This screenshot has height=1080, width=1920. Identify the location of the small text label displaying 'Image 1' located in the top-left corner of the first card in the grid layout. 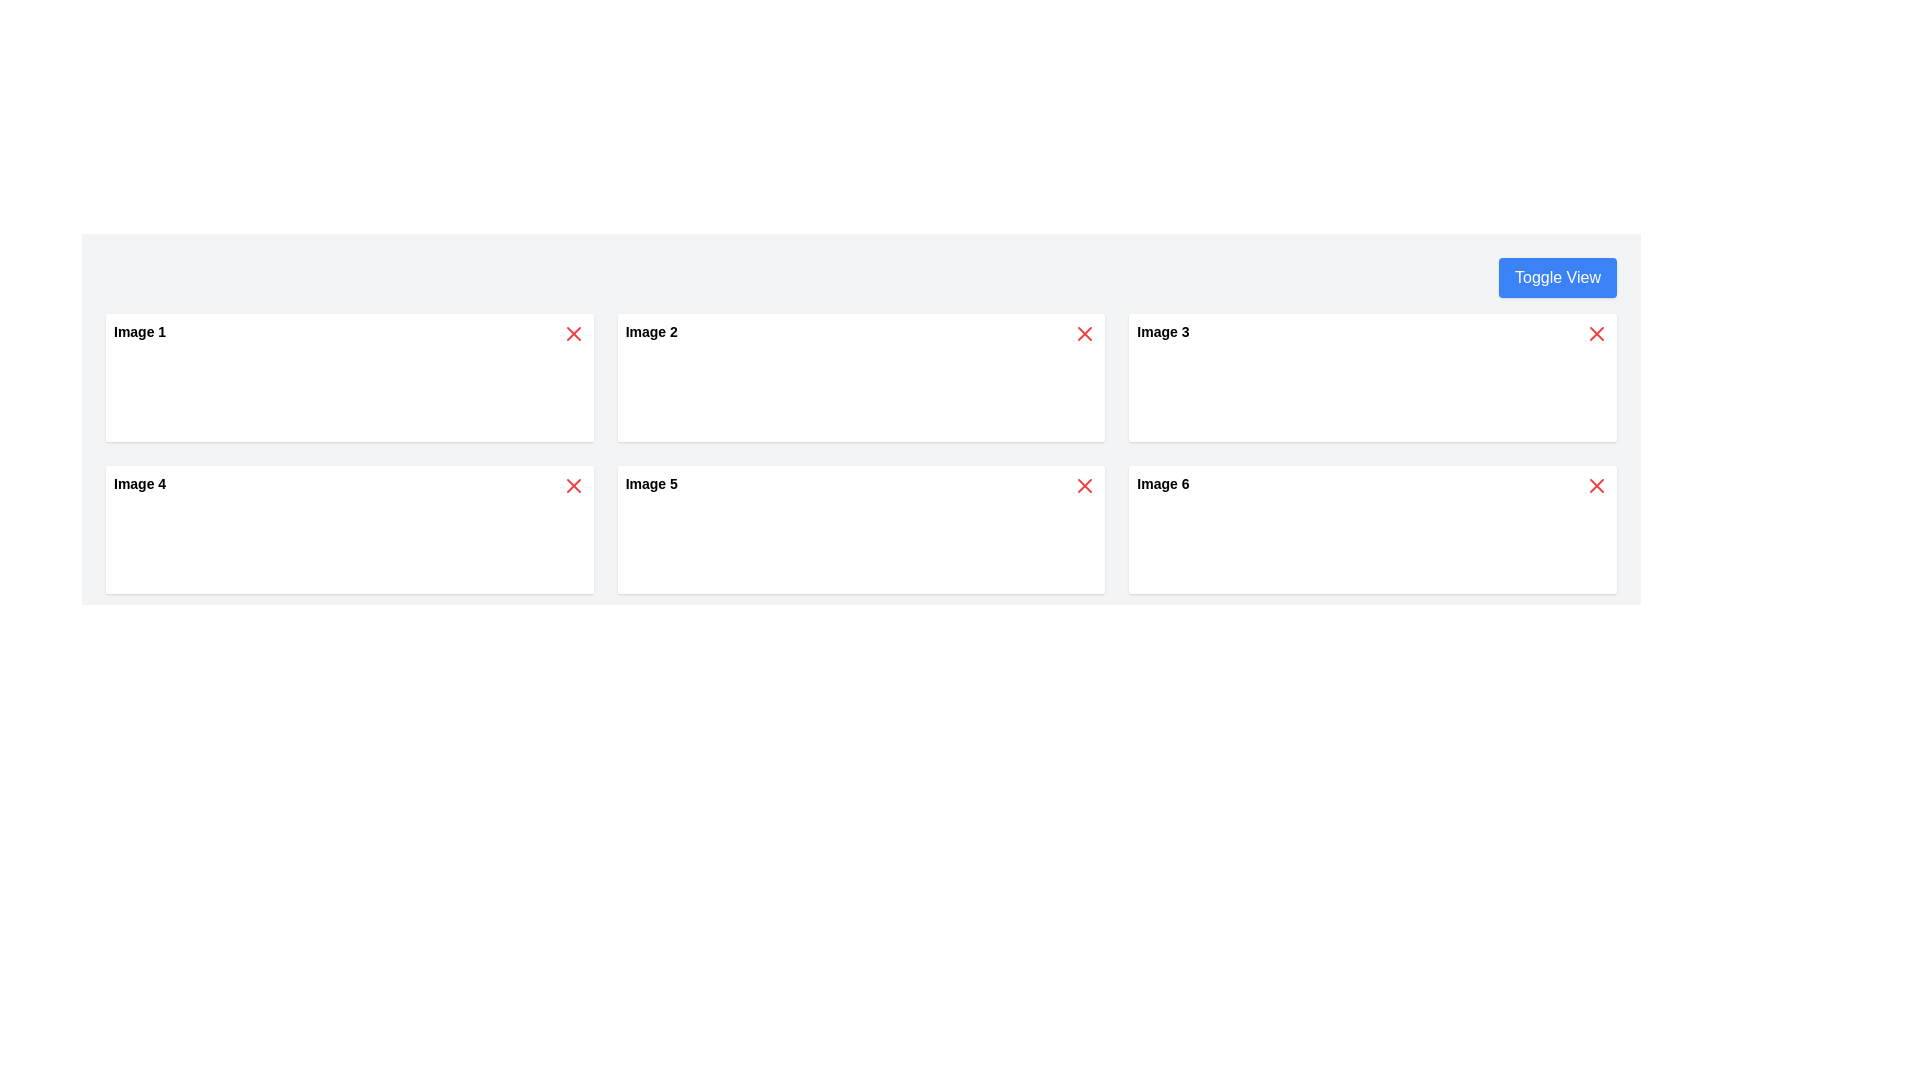
(139, 330).